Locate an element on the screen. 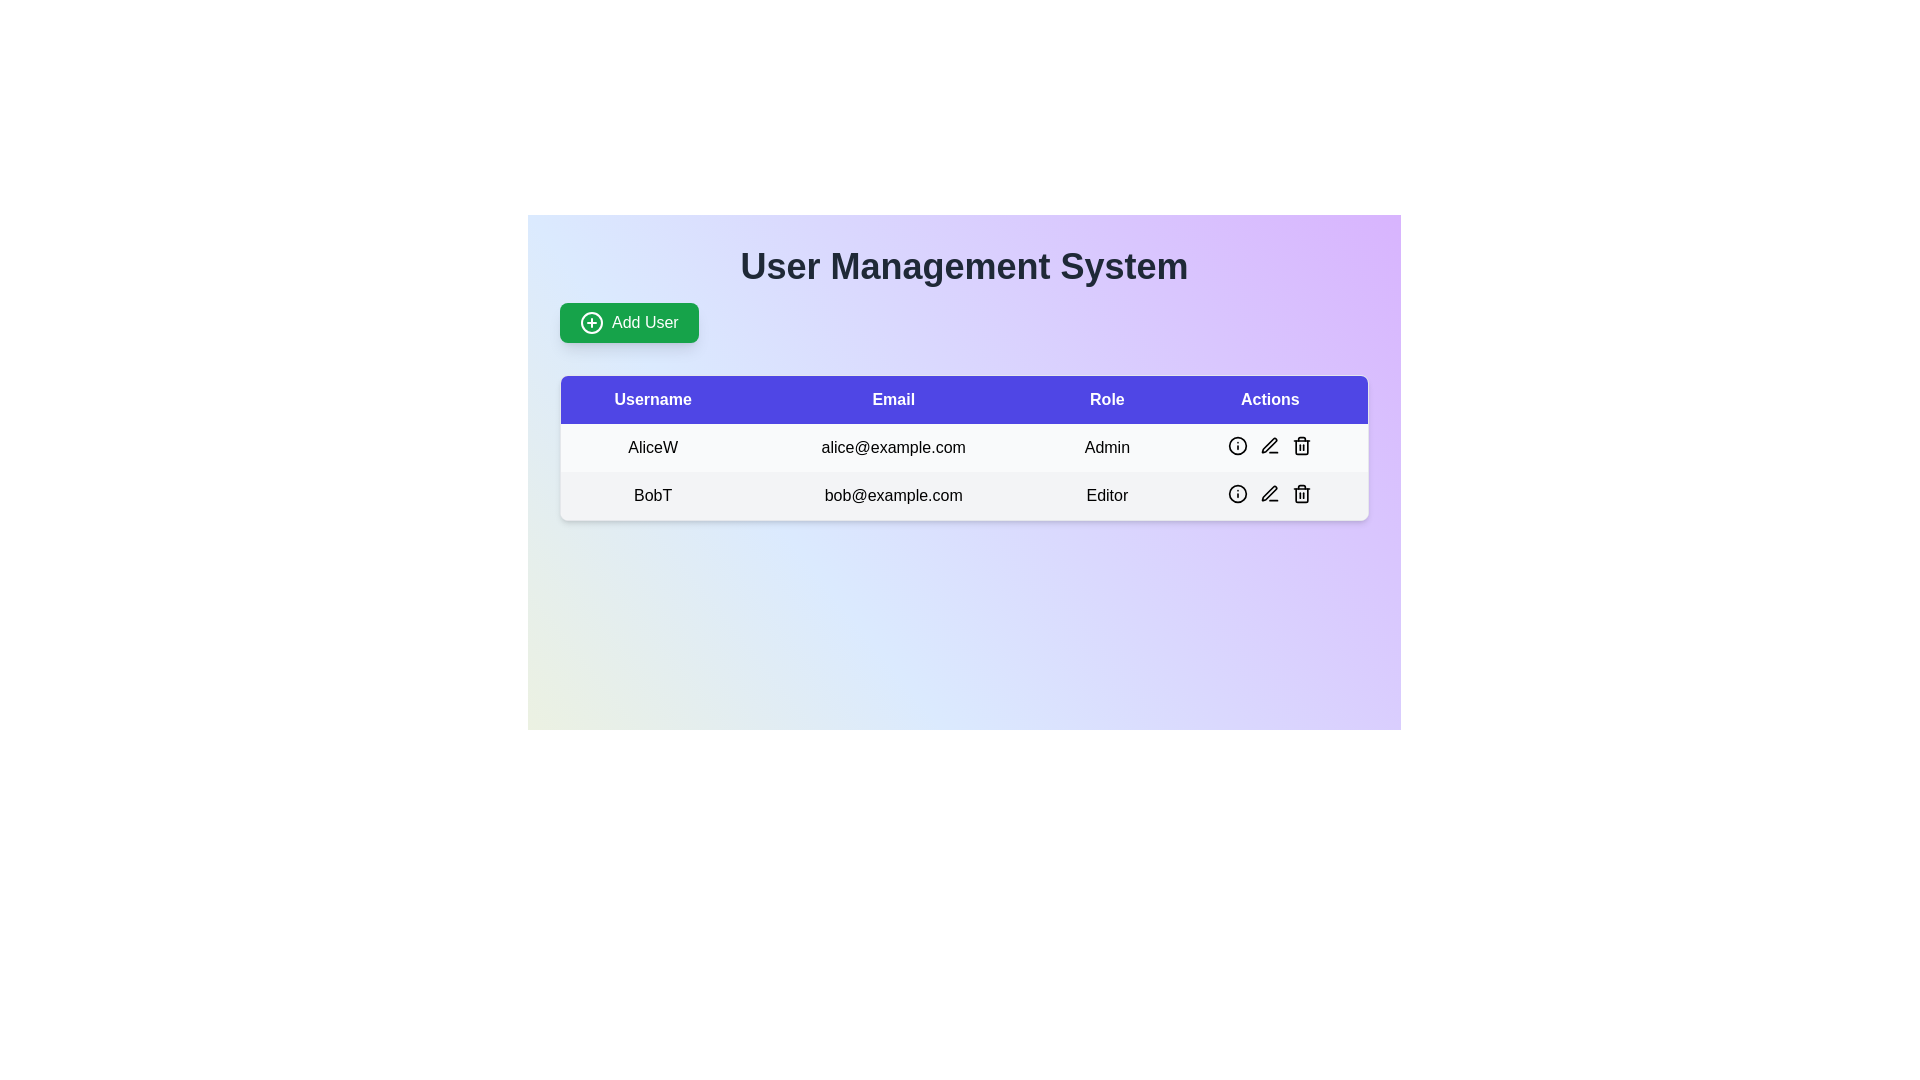  the green 'Add User' button with a white plus icon, located below the 'User Management System' header is located at coordinates (628, 322).